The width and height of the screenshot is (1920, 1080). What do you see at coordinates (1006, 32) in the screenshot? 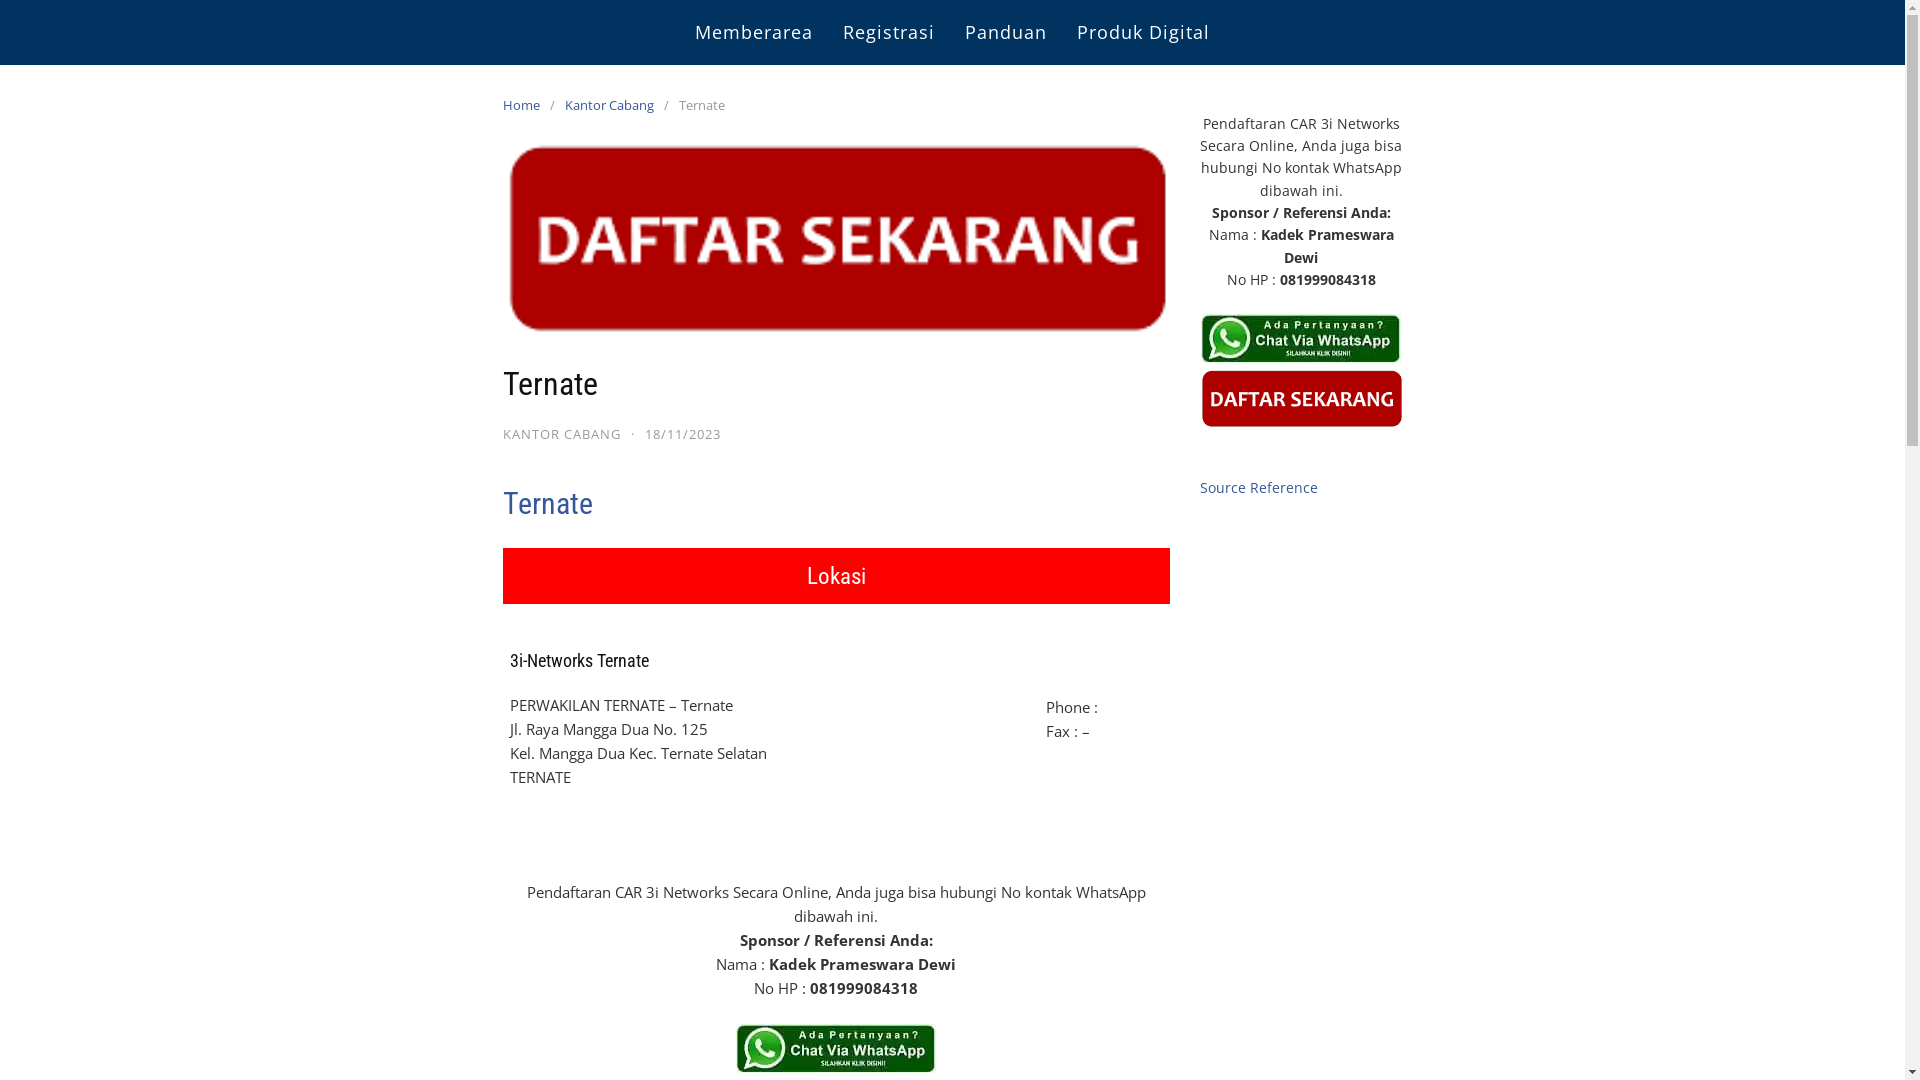
I see `'Panduan'` at bounding box center [1006, 32].